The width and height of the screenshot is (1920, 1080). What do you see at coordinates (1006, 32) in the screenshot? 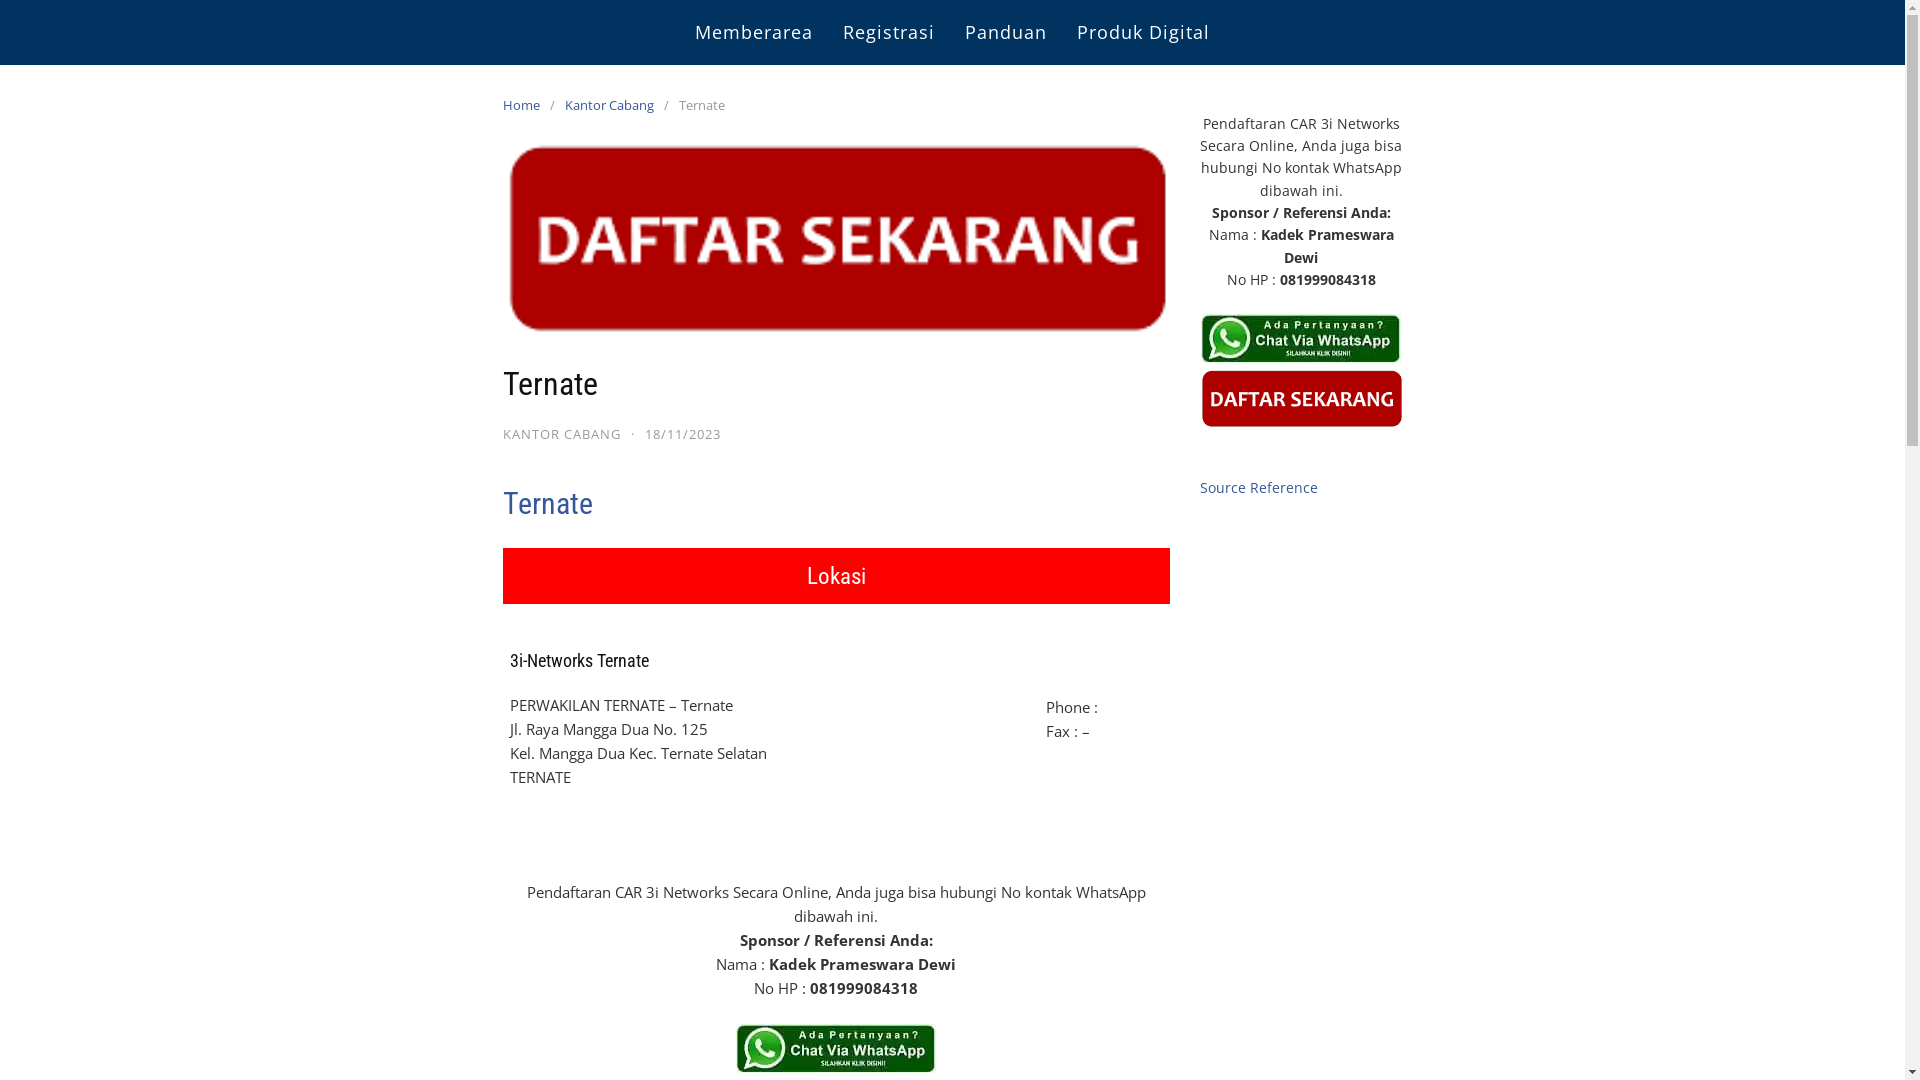
I see `'Panduan'` at bounding box center [1006, 32].